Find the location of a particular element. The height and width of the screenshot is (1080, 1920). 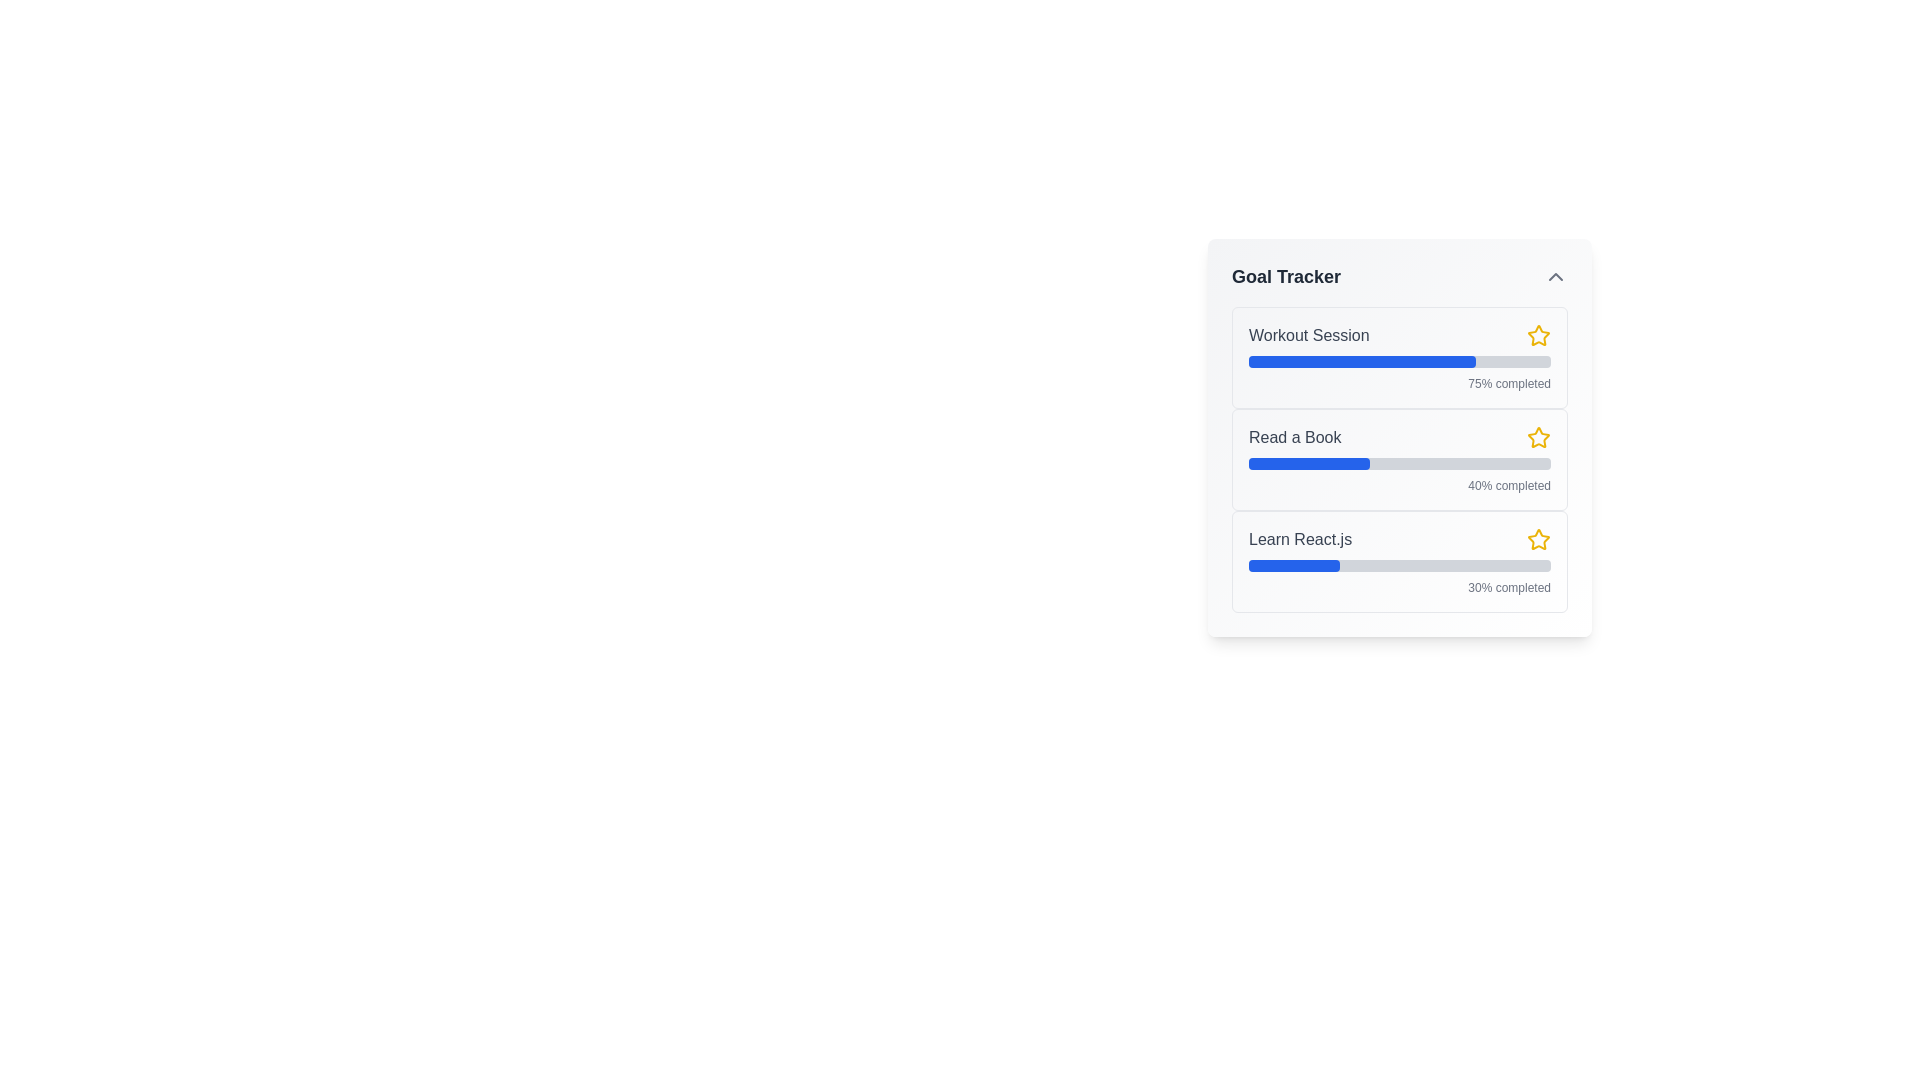

the horizontal progress bar, which has a gray background and a blue portion indicating progression, located below the 'Workout Session' title and above the '75% completed' text in the first goal tracking card of the 'Goal Tracker' interface is located at coordinates (1399, 362).